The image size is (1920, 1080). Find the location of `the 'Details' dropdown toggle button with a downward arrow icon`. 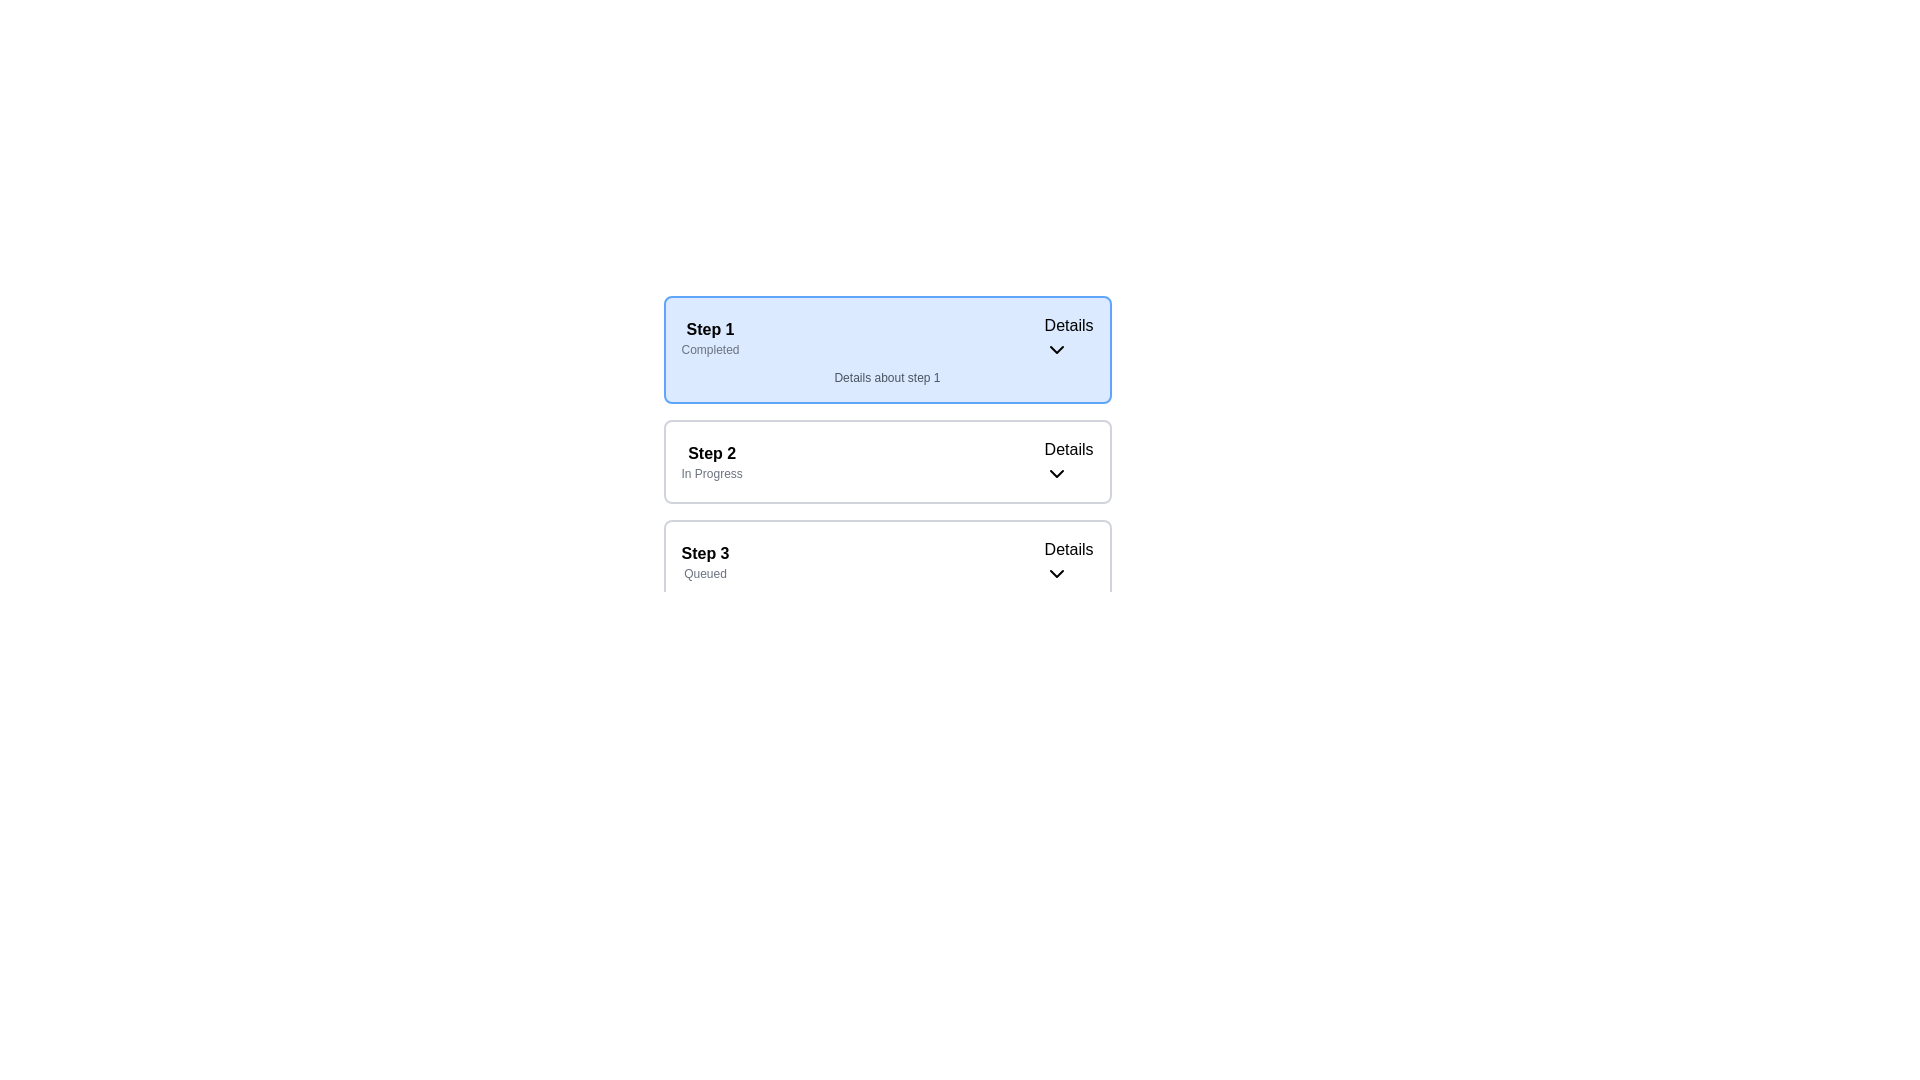

the 'Details' dropdown toggle button with a downward arrow icon is located at coordinates (1068, 562).